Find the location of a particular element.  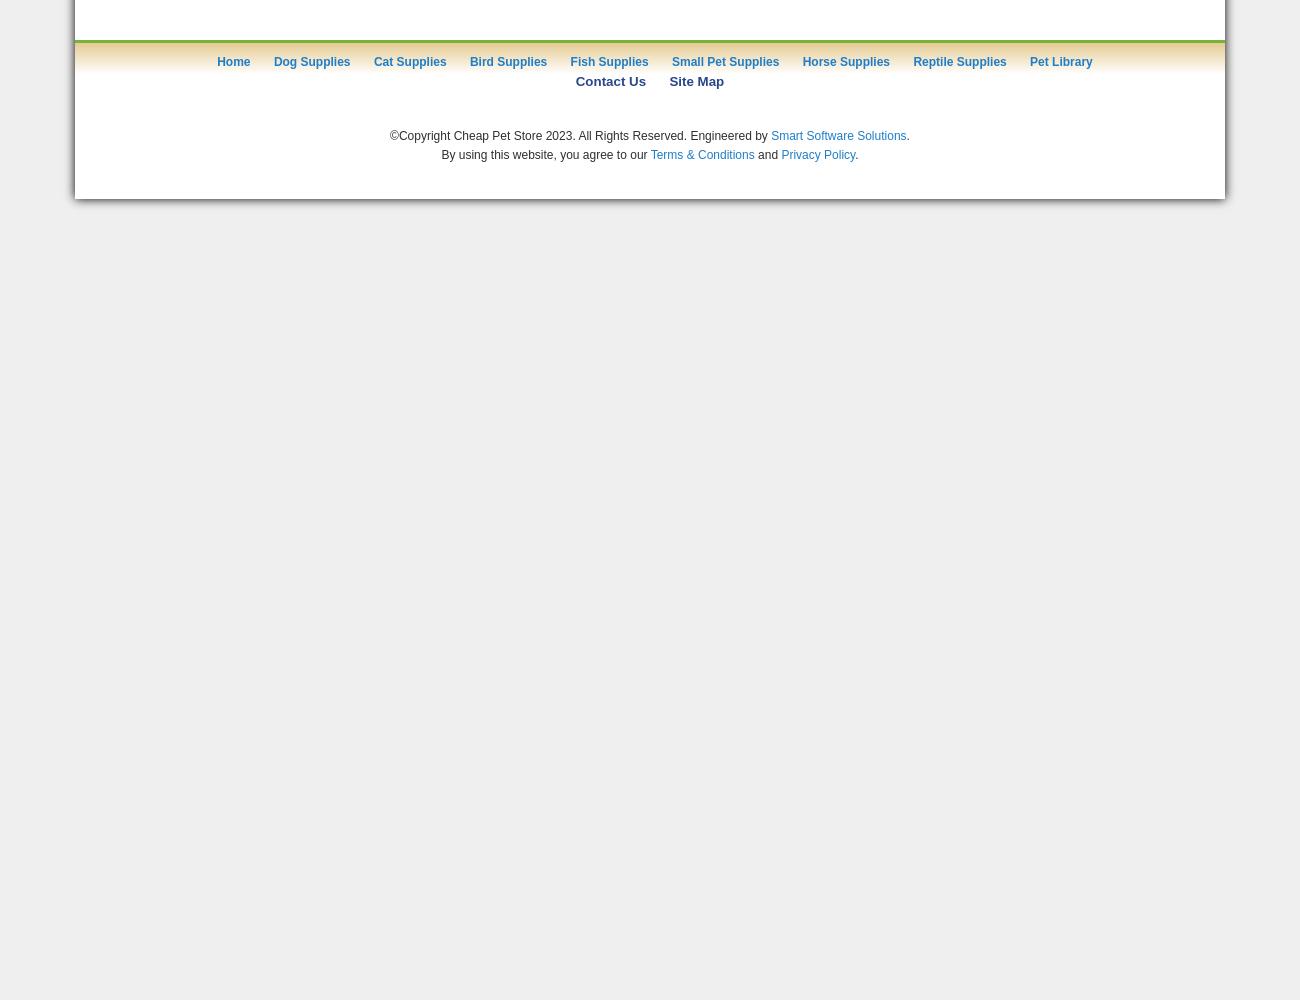

'©Copyright Cheap Pet Store 2023.
            All Rights Reserved.

            Engineered by' is located at coordinates (390, 136).